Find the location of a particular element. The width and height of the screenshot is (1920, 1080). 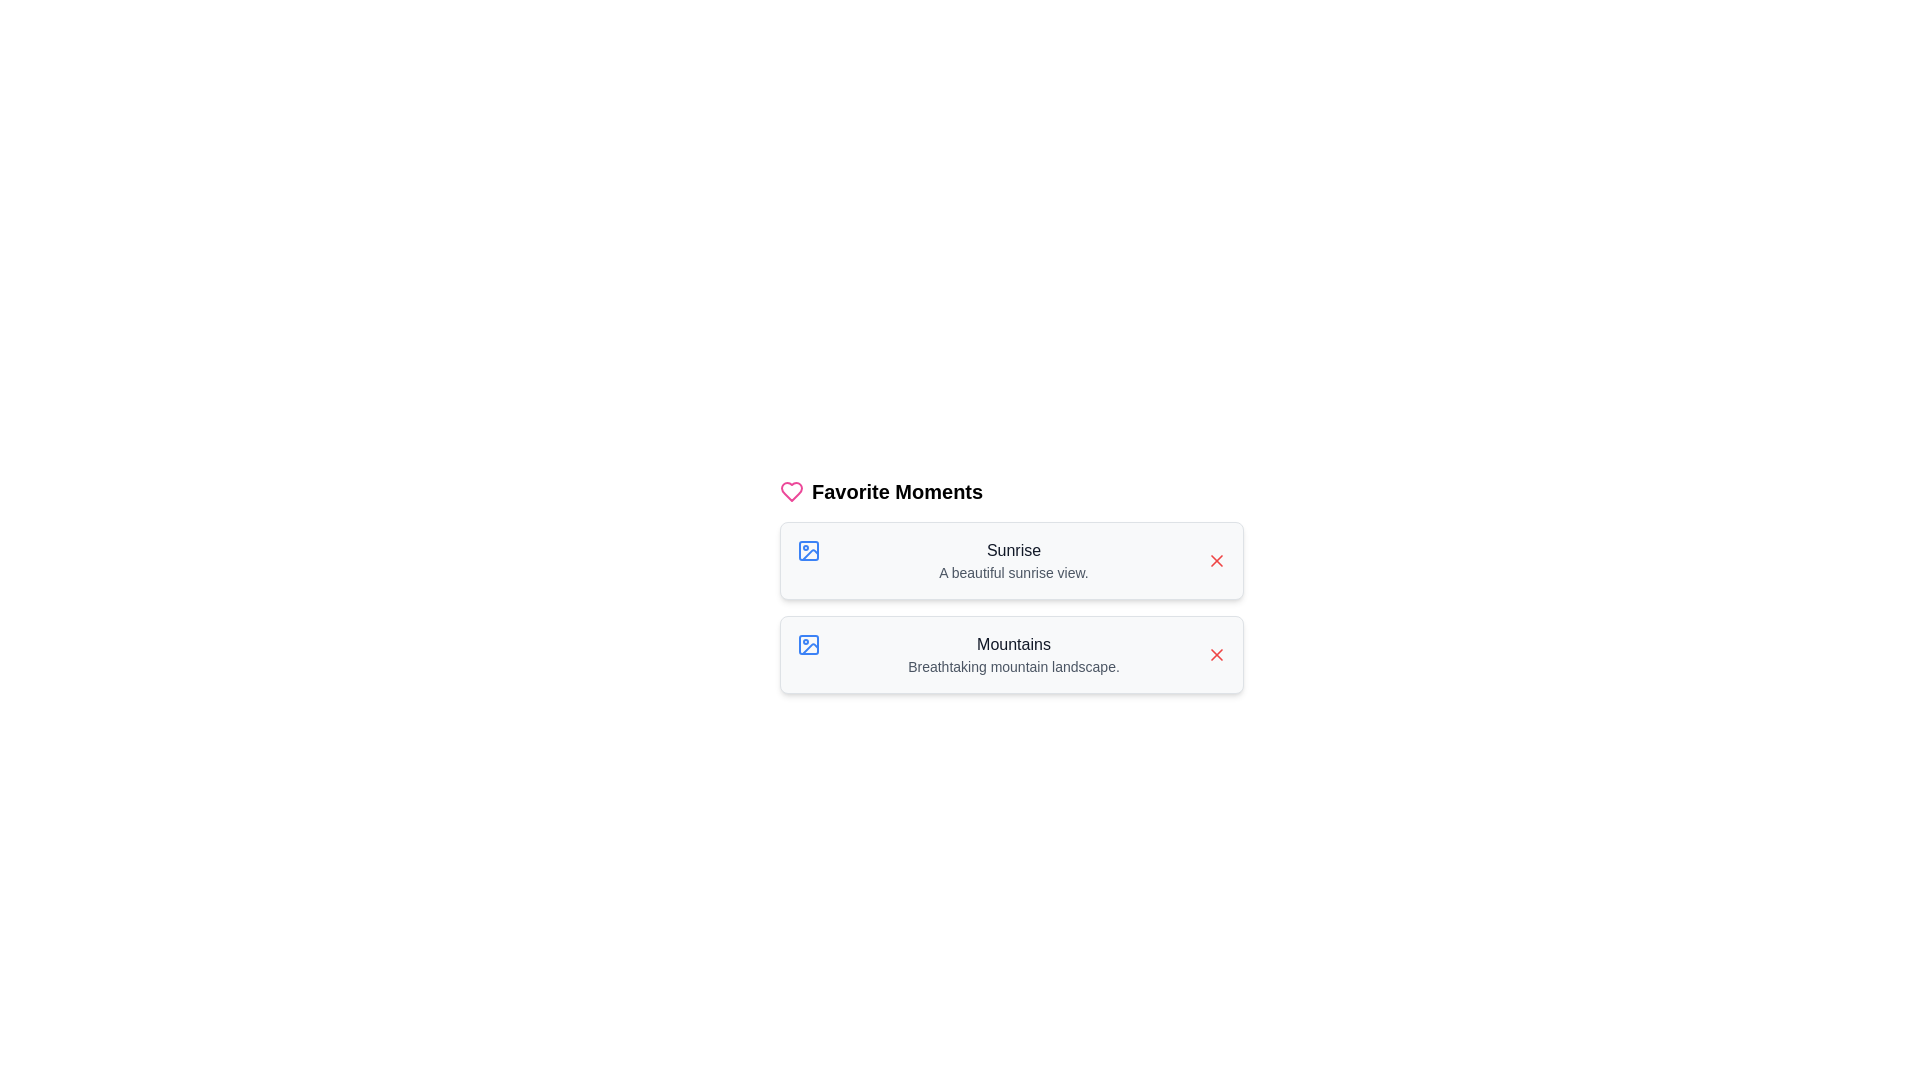

the item Sunrise to observe the hover effect is located at coordinates (1012, 560).